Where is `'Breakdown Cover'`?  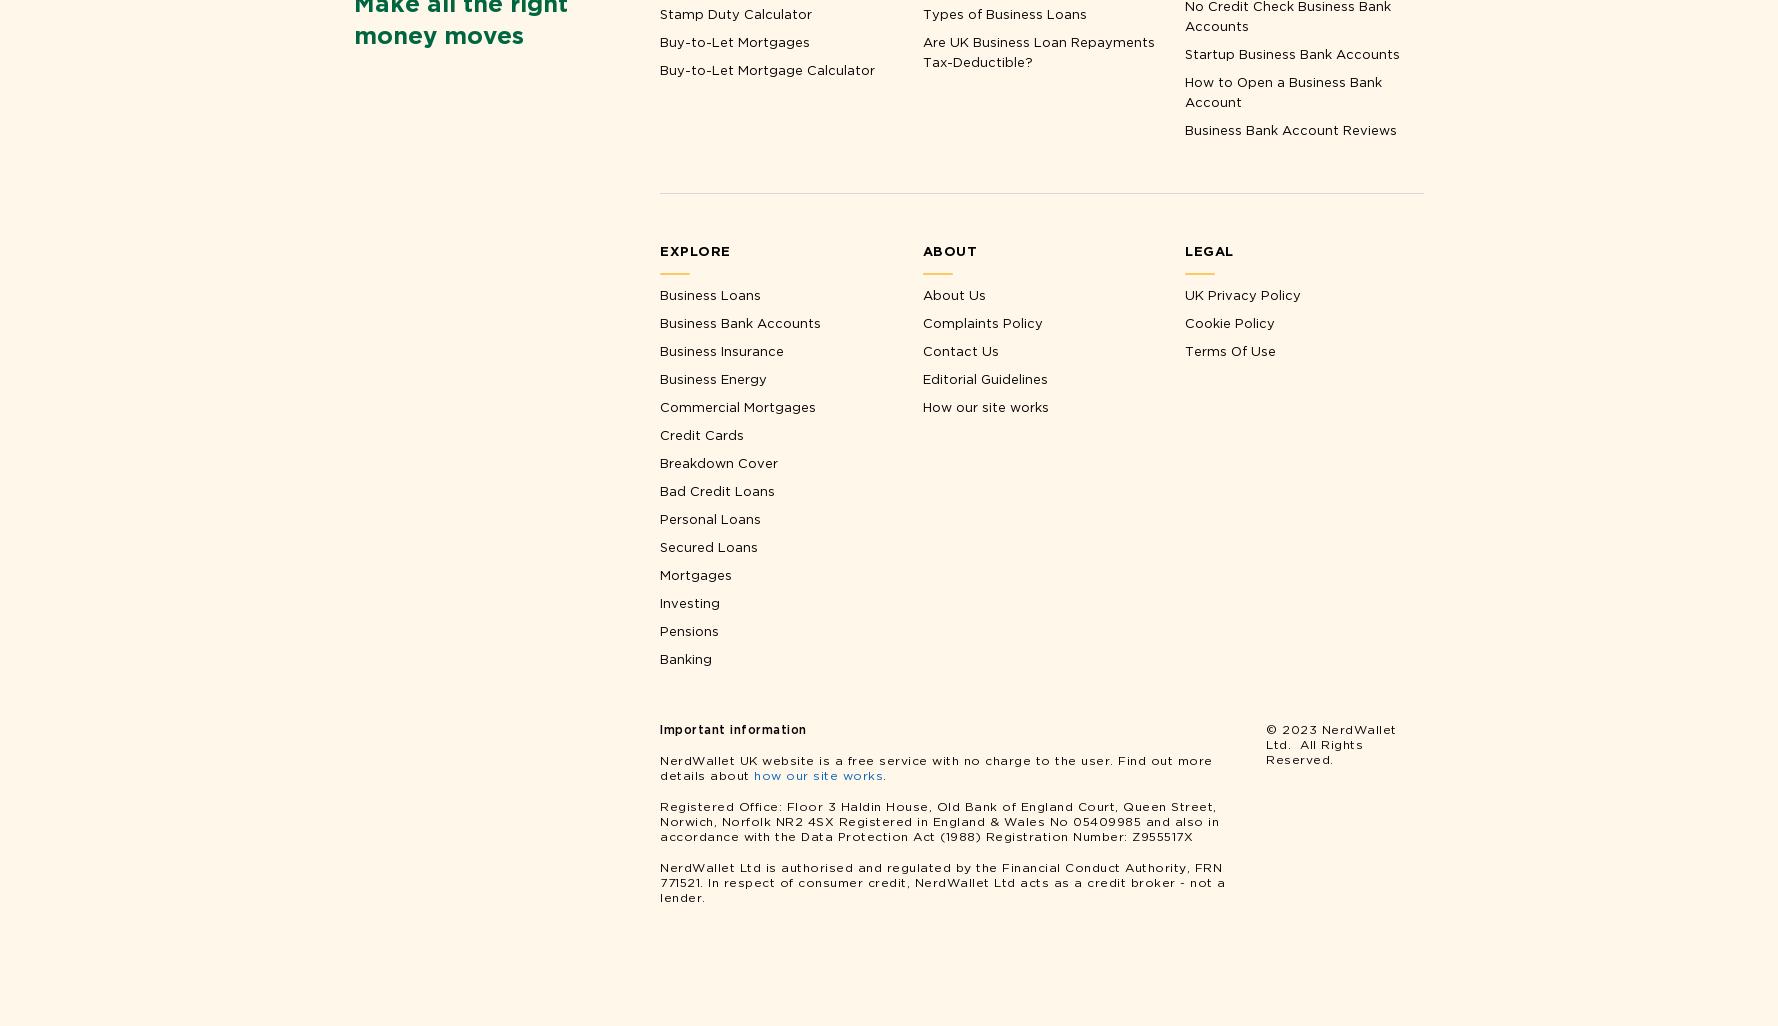 'Breakdown Cover' is located at coordinates (718, 462).